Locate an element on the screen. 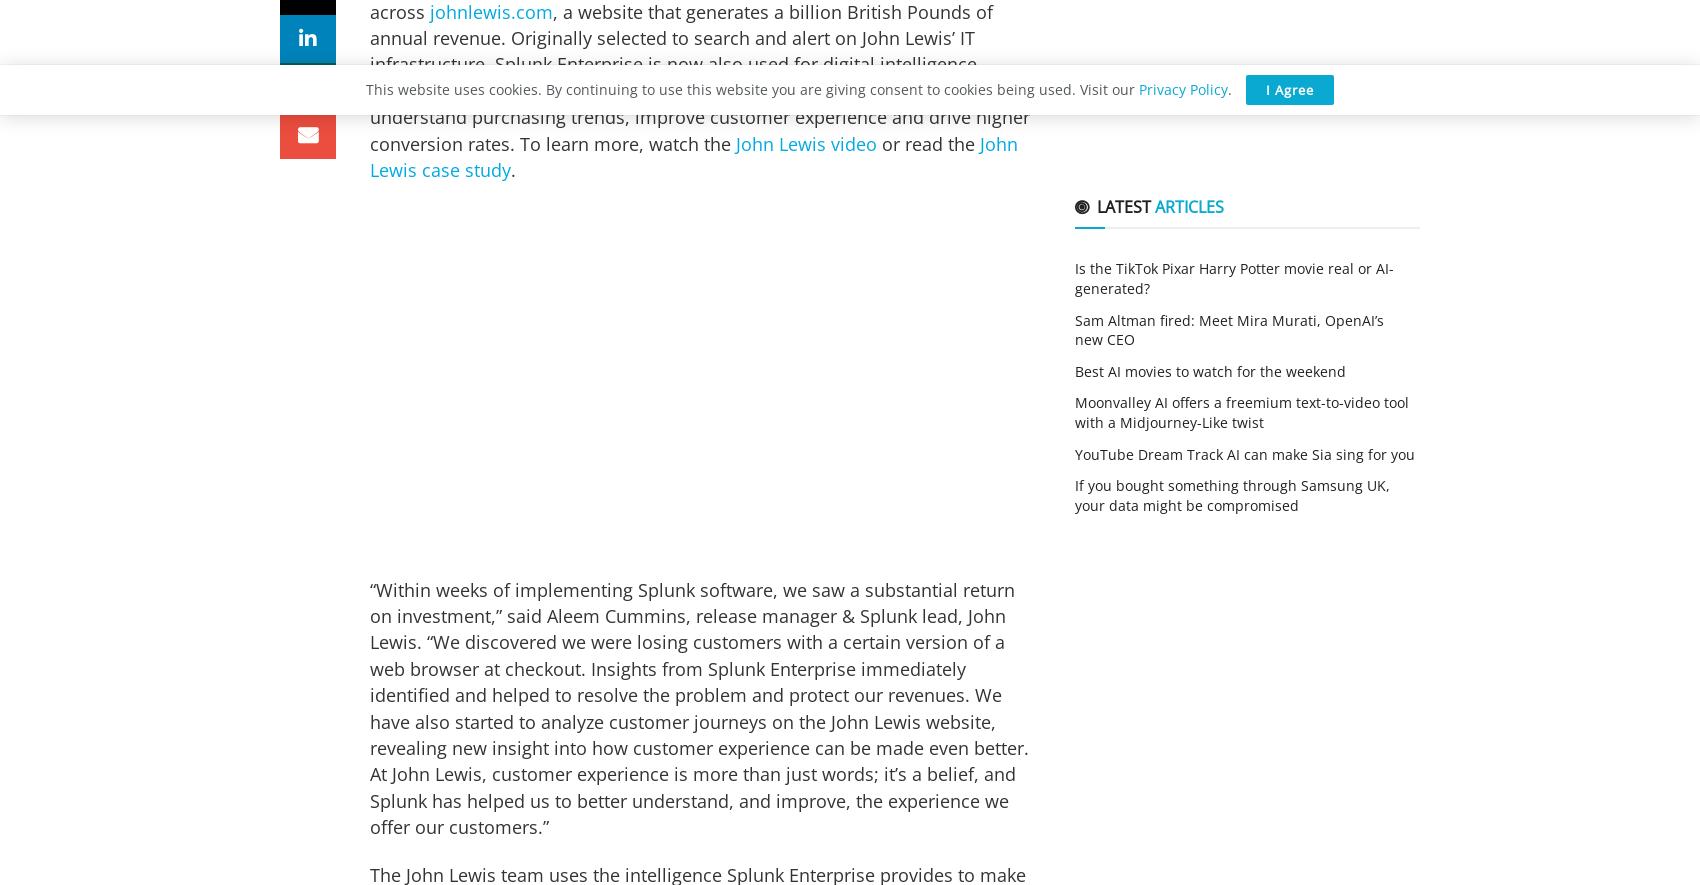 The width and height of the screenshot is (1700, 885). 'Best AI movies to watch for the weekend' is located at coordinates (1209, 369).